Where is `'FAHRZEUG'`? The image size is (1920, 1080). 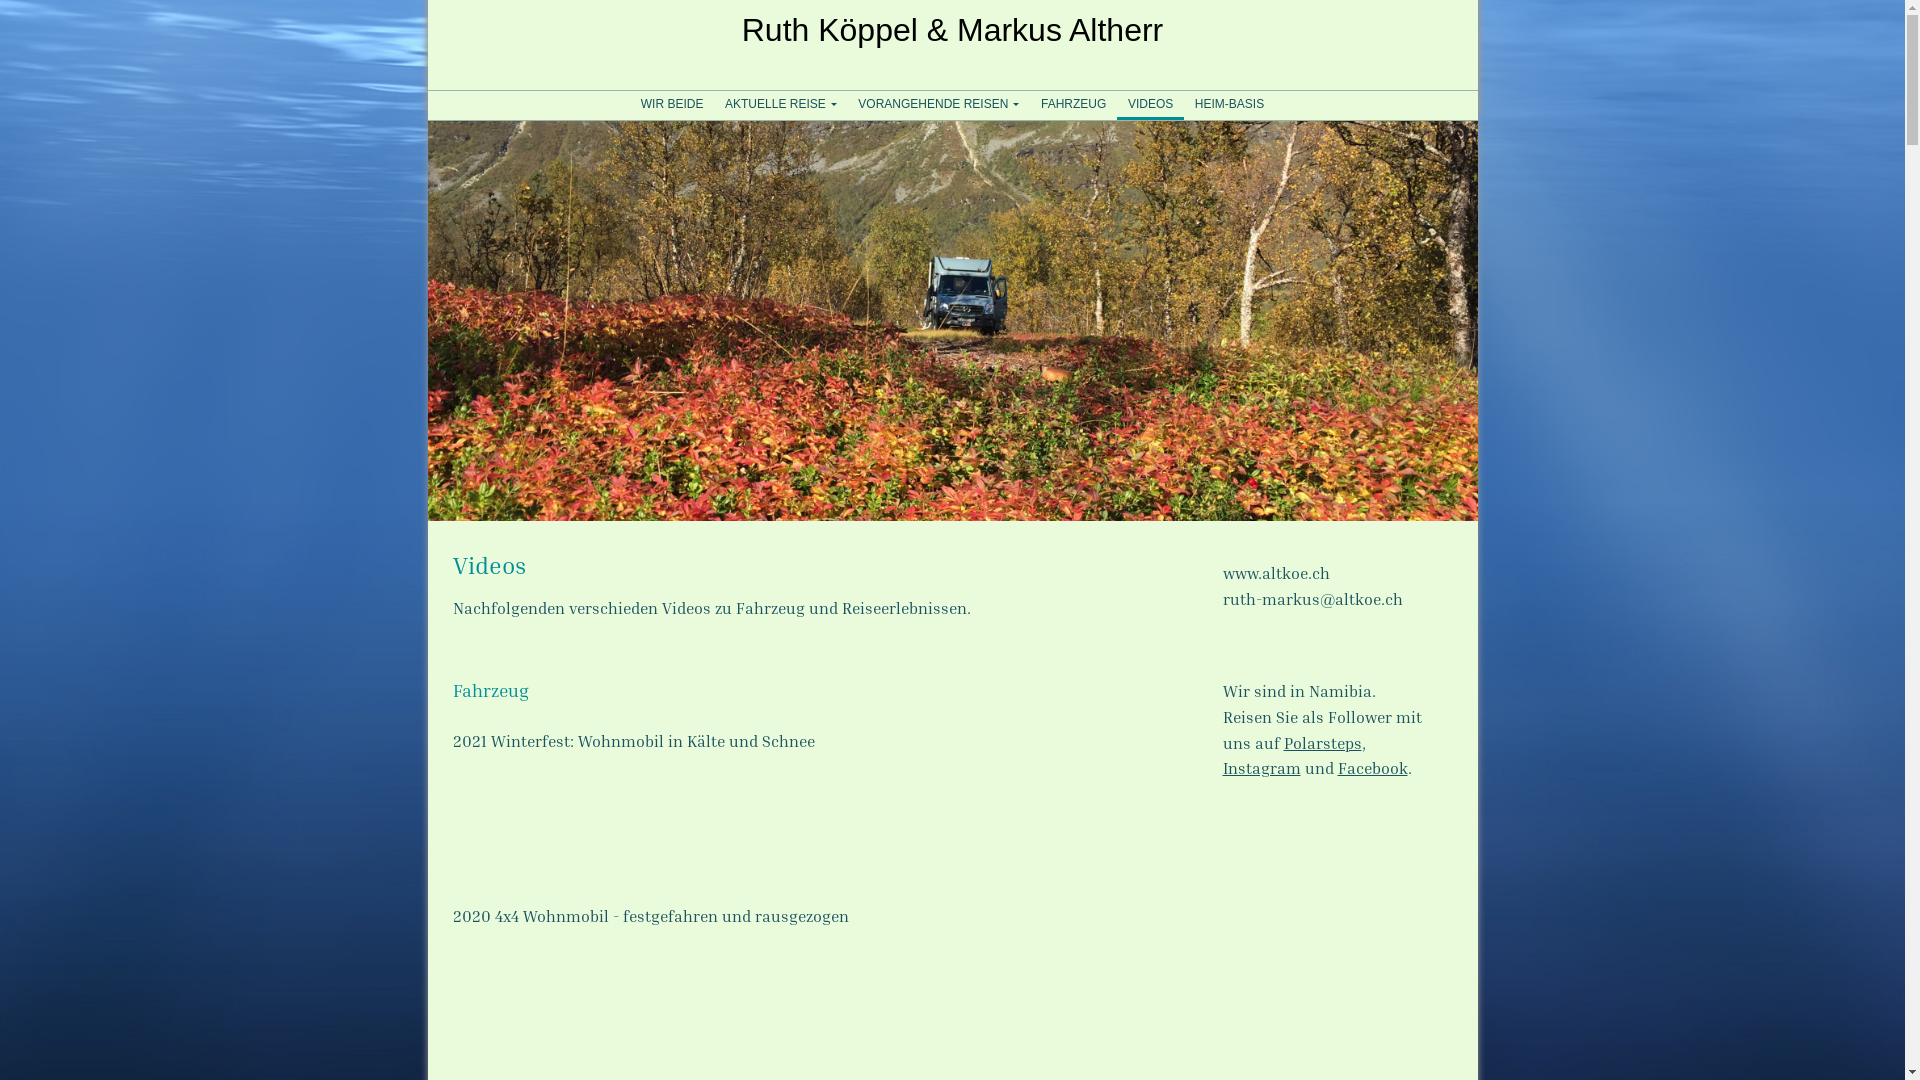 'FAHRZEUG' is located at coordinates (1030, 104).